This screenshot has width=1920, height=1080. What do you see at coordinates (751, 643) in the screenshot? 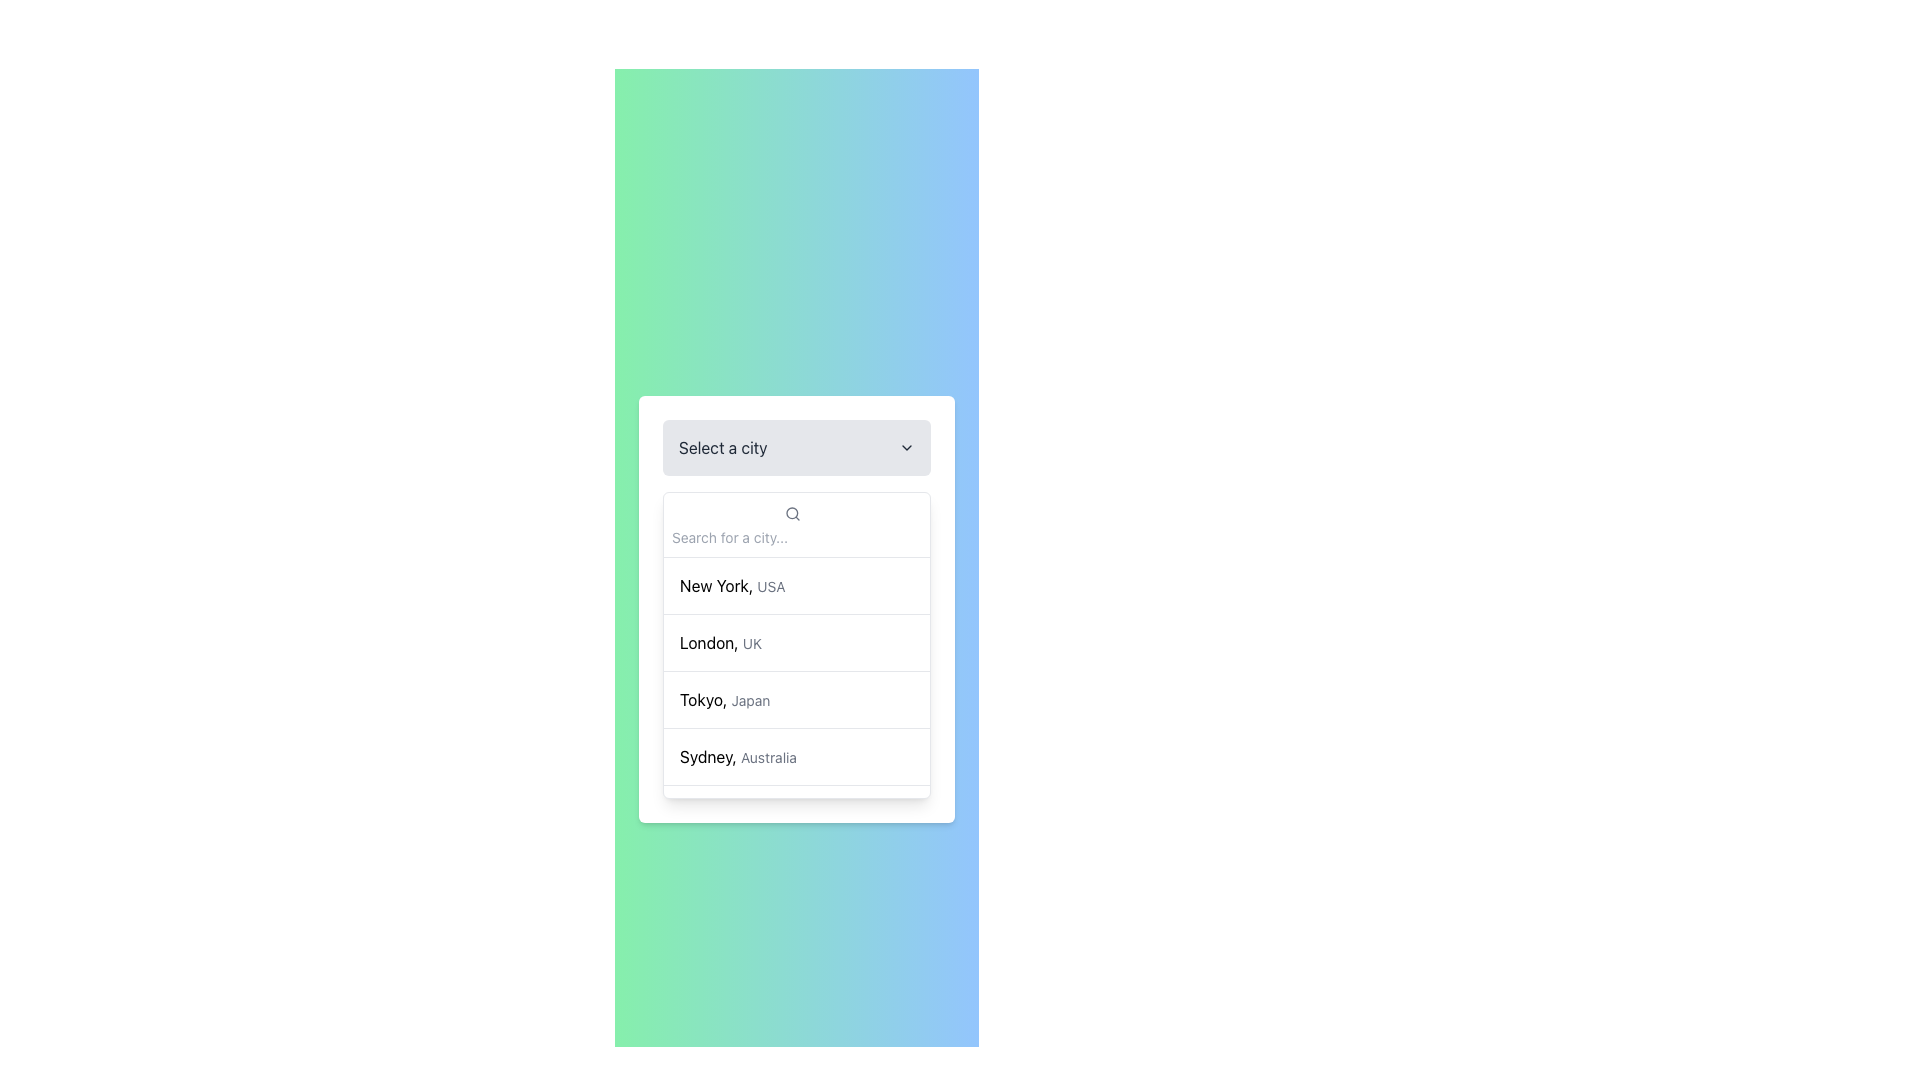
I see `the static text label displaying 'UK', which is styled in gray and positioned to the right of 'London' in the dropdown menu listing city names` at bounding box center [751, 643].